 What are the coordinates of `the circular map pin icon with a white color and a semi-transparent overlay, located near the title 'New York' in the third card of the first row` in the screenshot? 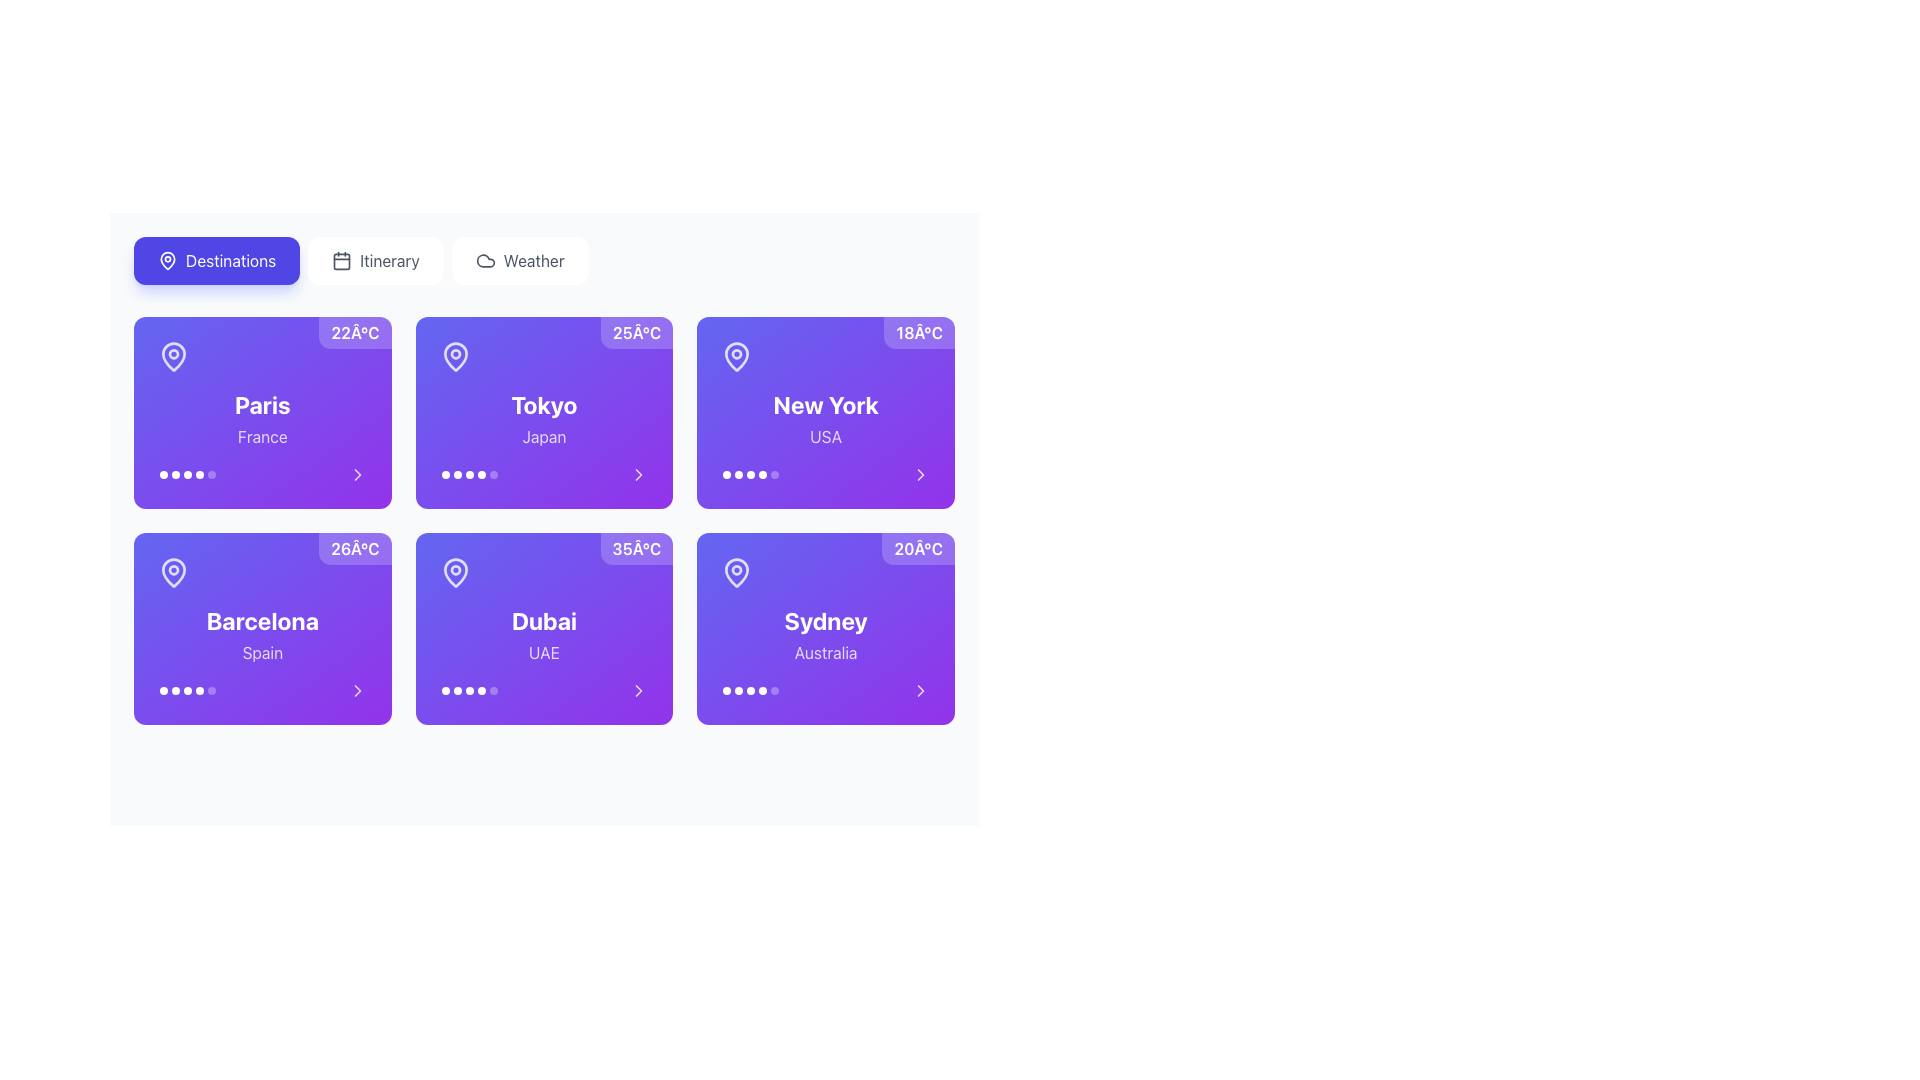 It's located at (736, 356).